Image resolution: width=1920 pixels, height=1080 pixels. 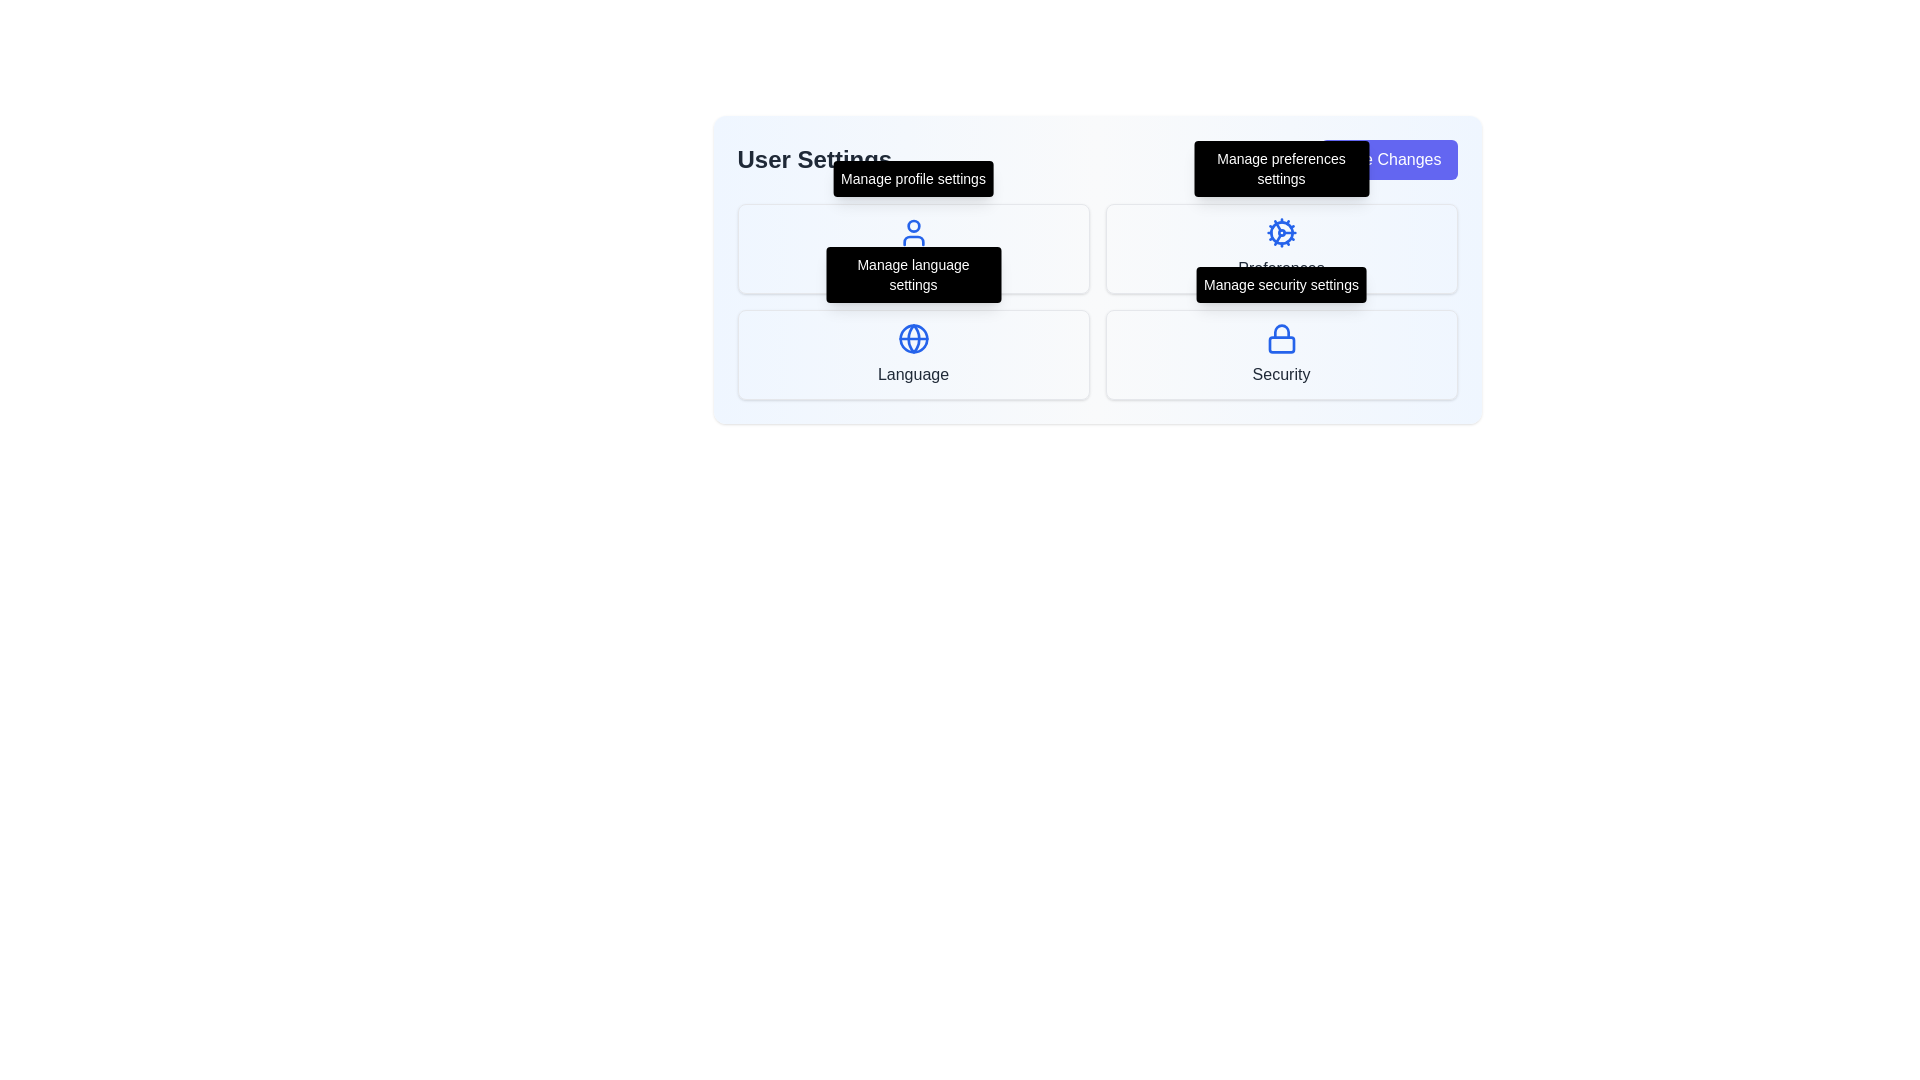 I want to click on the blue lock icon representing security, located in the 'Security' section of the interface, centered above the label text 'Security', so click(x=1281, y=338).